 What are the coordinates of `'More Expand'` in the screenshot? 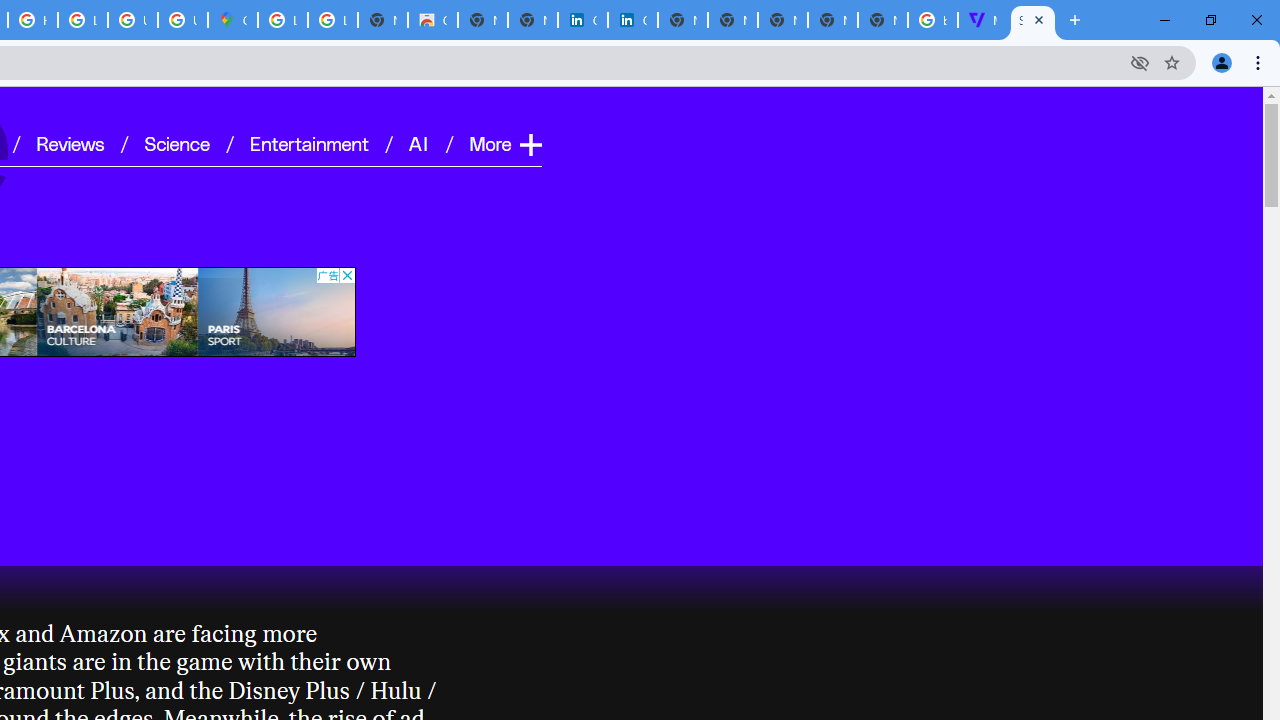 It's located at (504, 142).